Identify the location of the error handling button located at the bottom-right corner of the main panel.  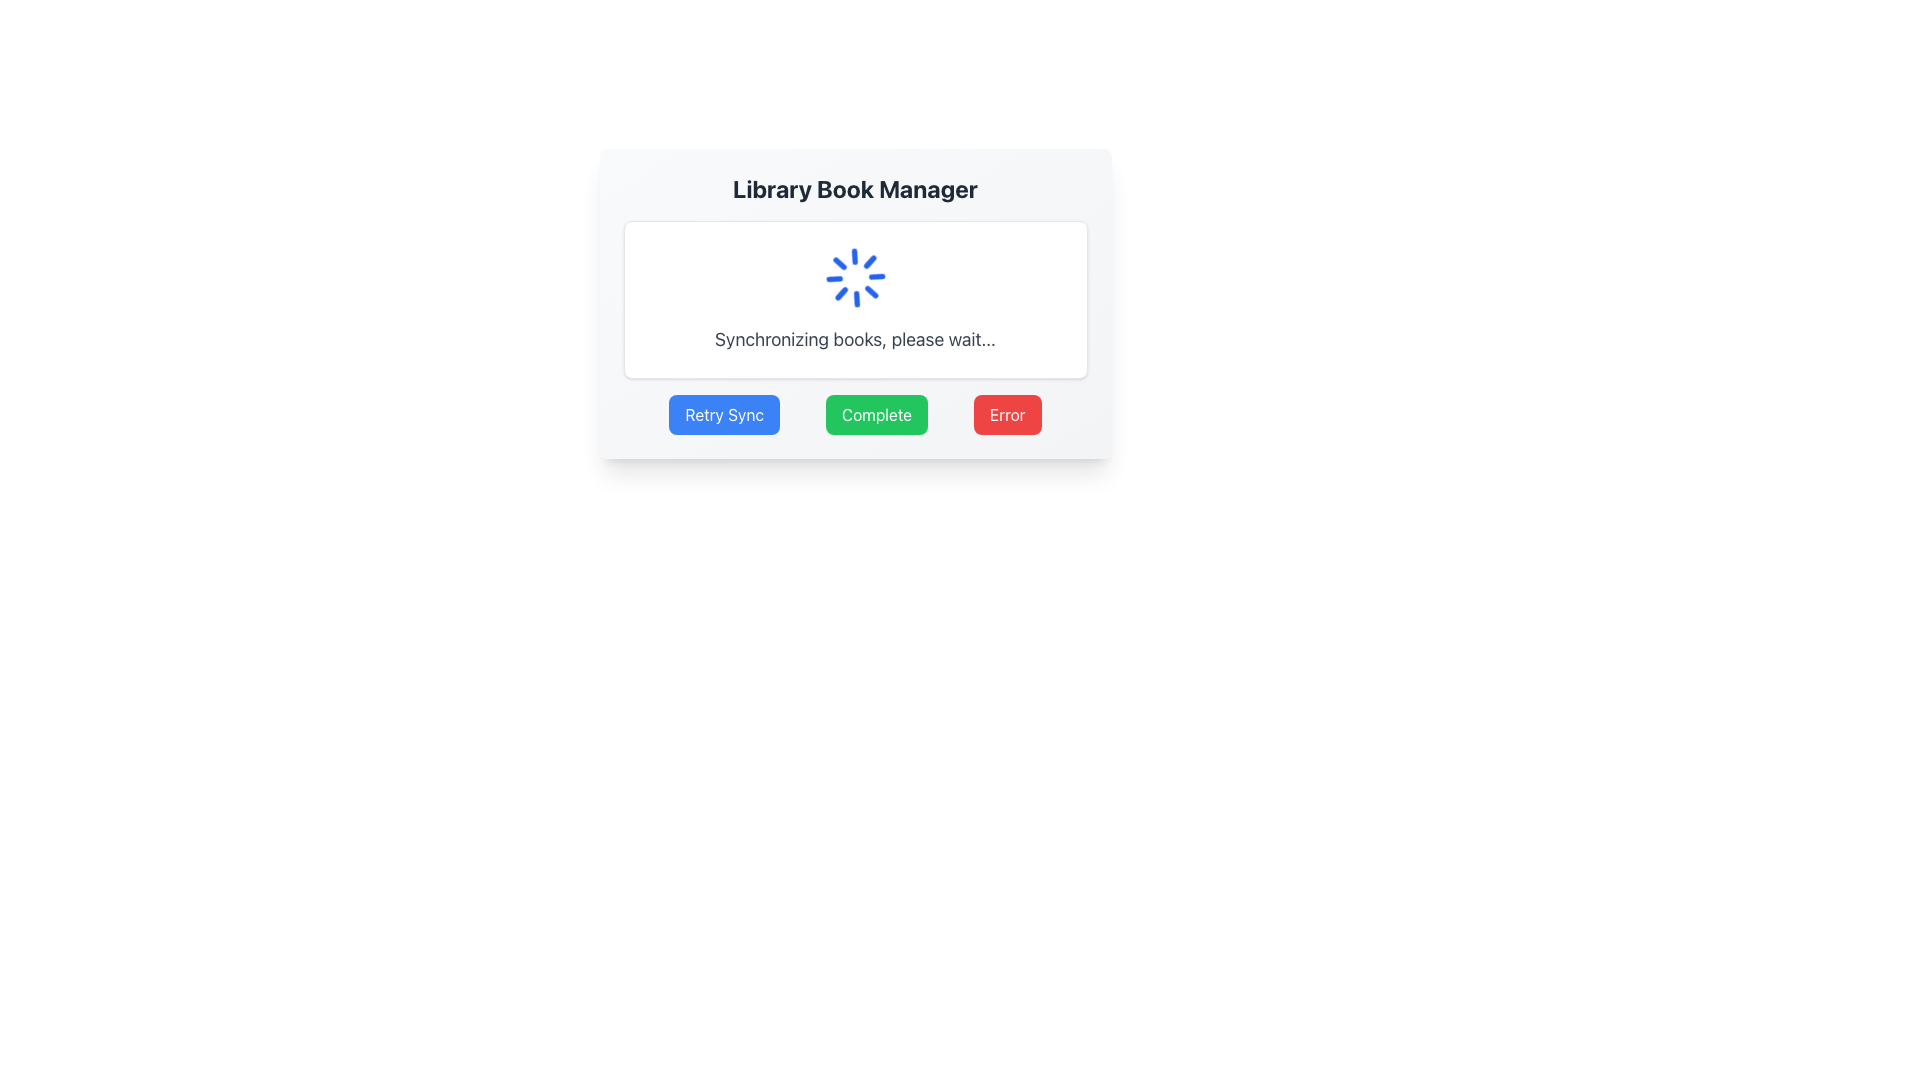
(1007, 414).